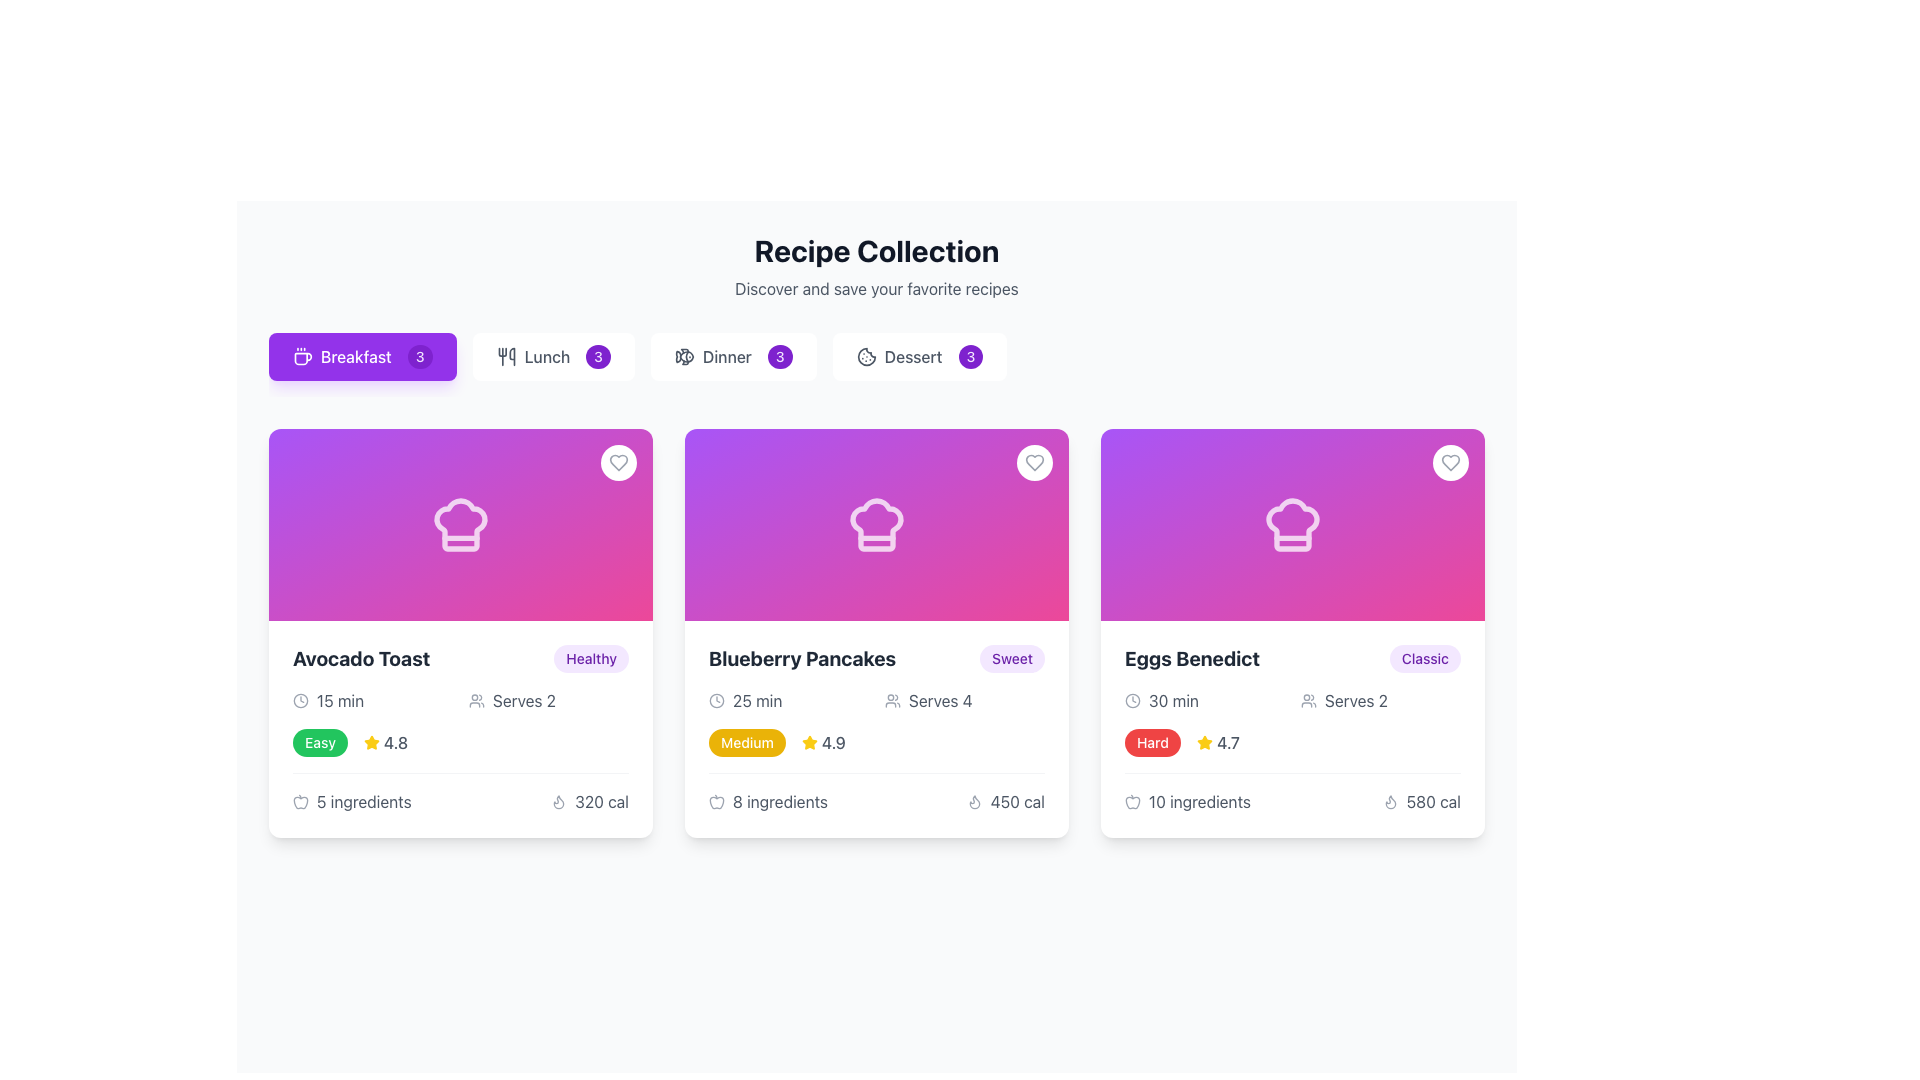 Image resolution: width=1920 pixels, height=1080 pixels. Describe the element at coordinates (877, 632) in the screenshot. I see `the recipe overview card for 'Blueberry Pancakes', which is the second card in the grid layout, located between the 'Avocado Toast' and 'Eggs Benedict' cards` at that location.